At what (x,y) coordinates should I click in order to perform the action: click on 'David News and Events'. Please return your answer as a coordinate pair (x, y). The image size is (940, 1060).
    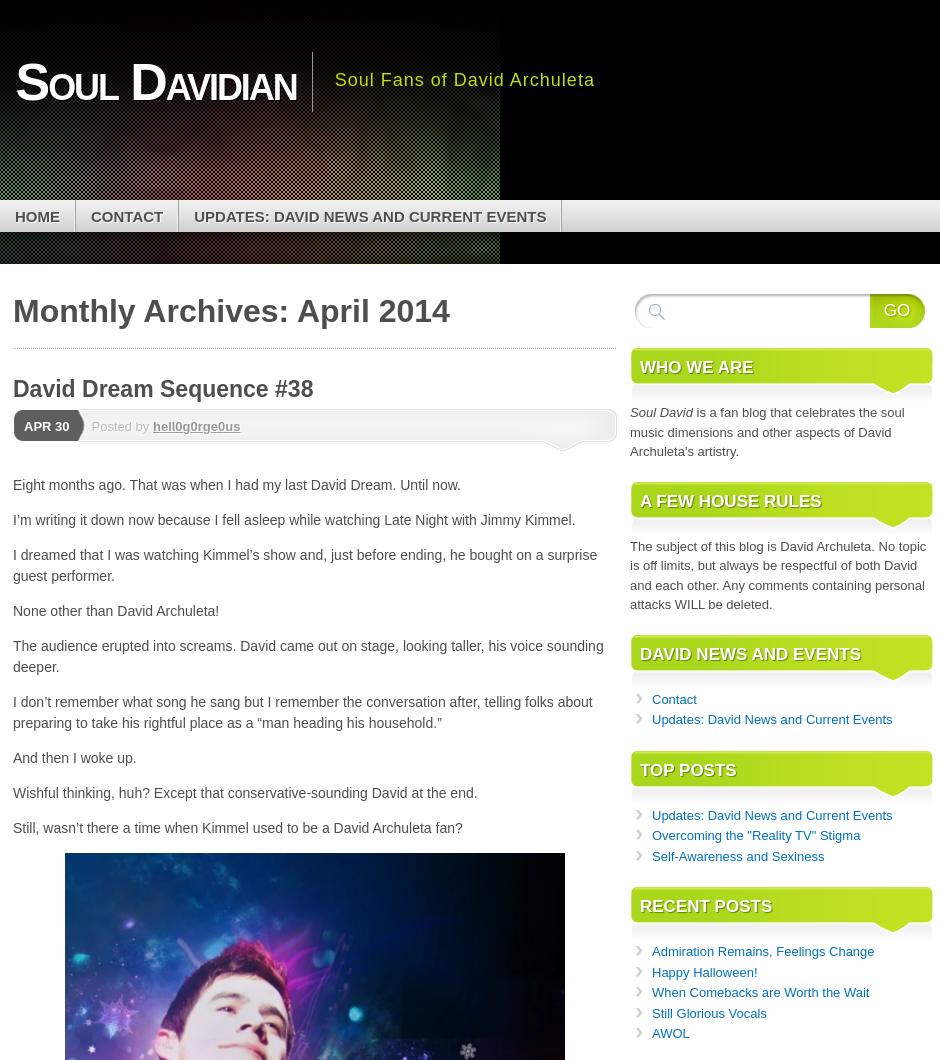
    Looking at the image, I should click on (749, 653).